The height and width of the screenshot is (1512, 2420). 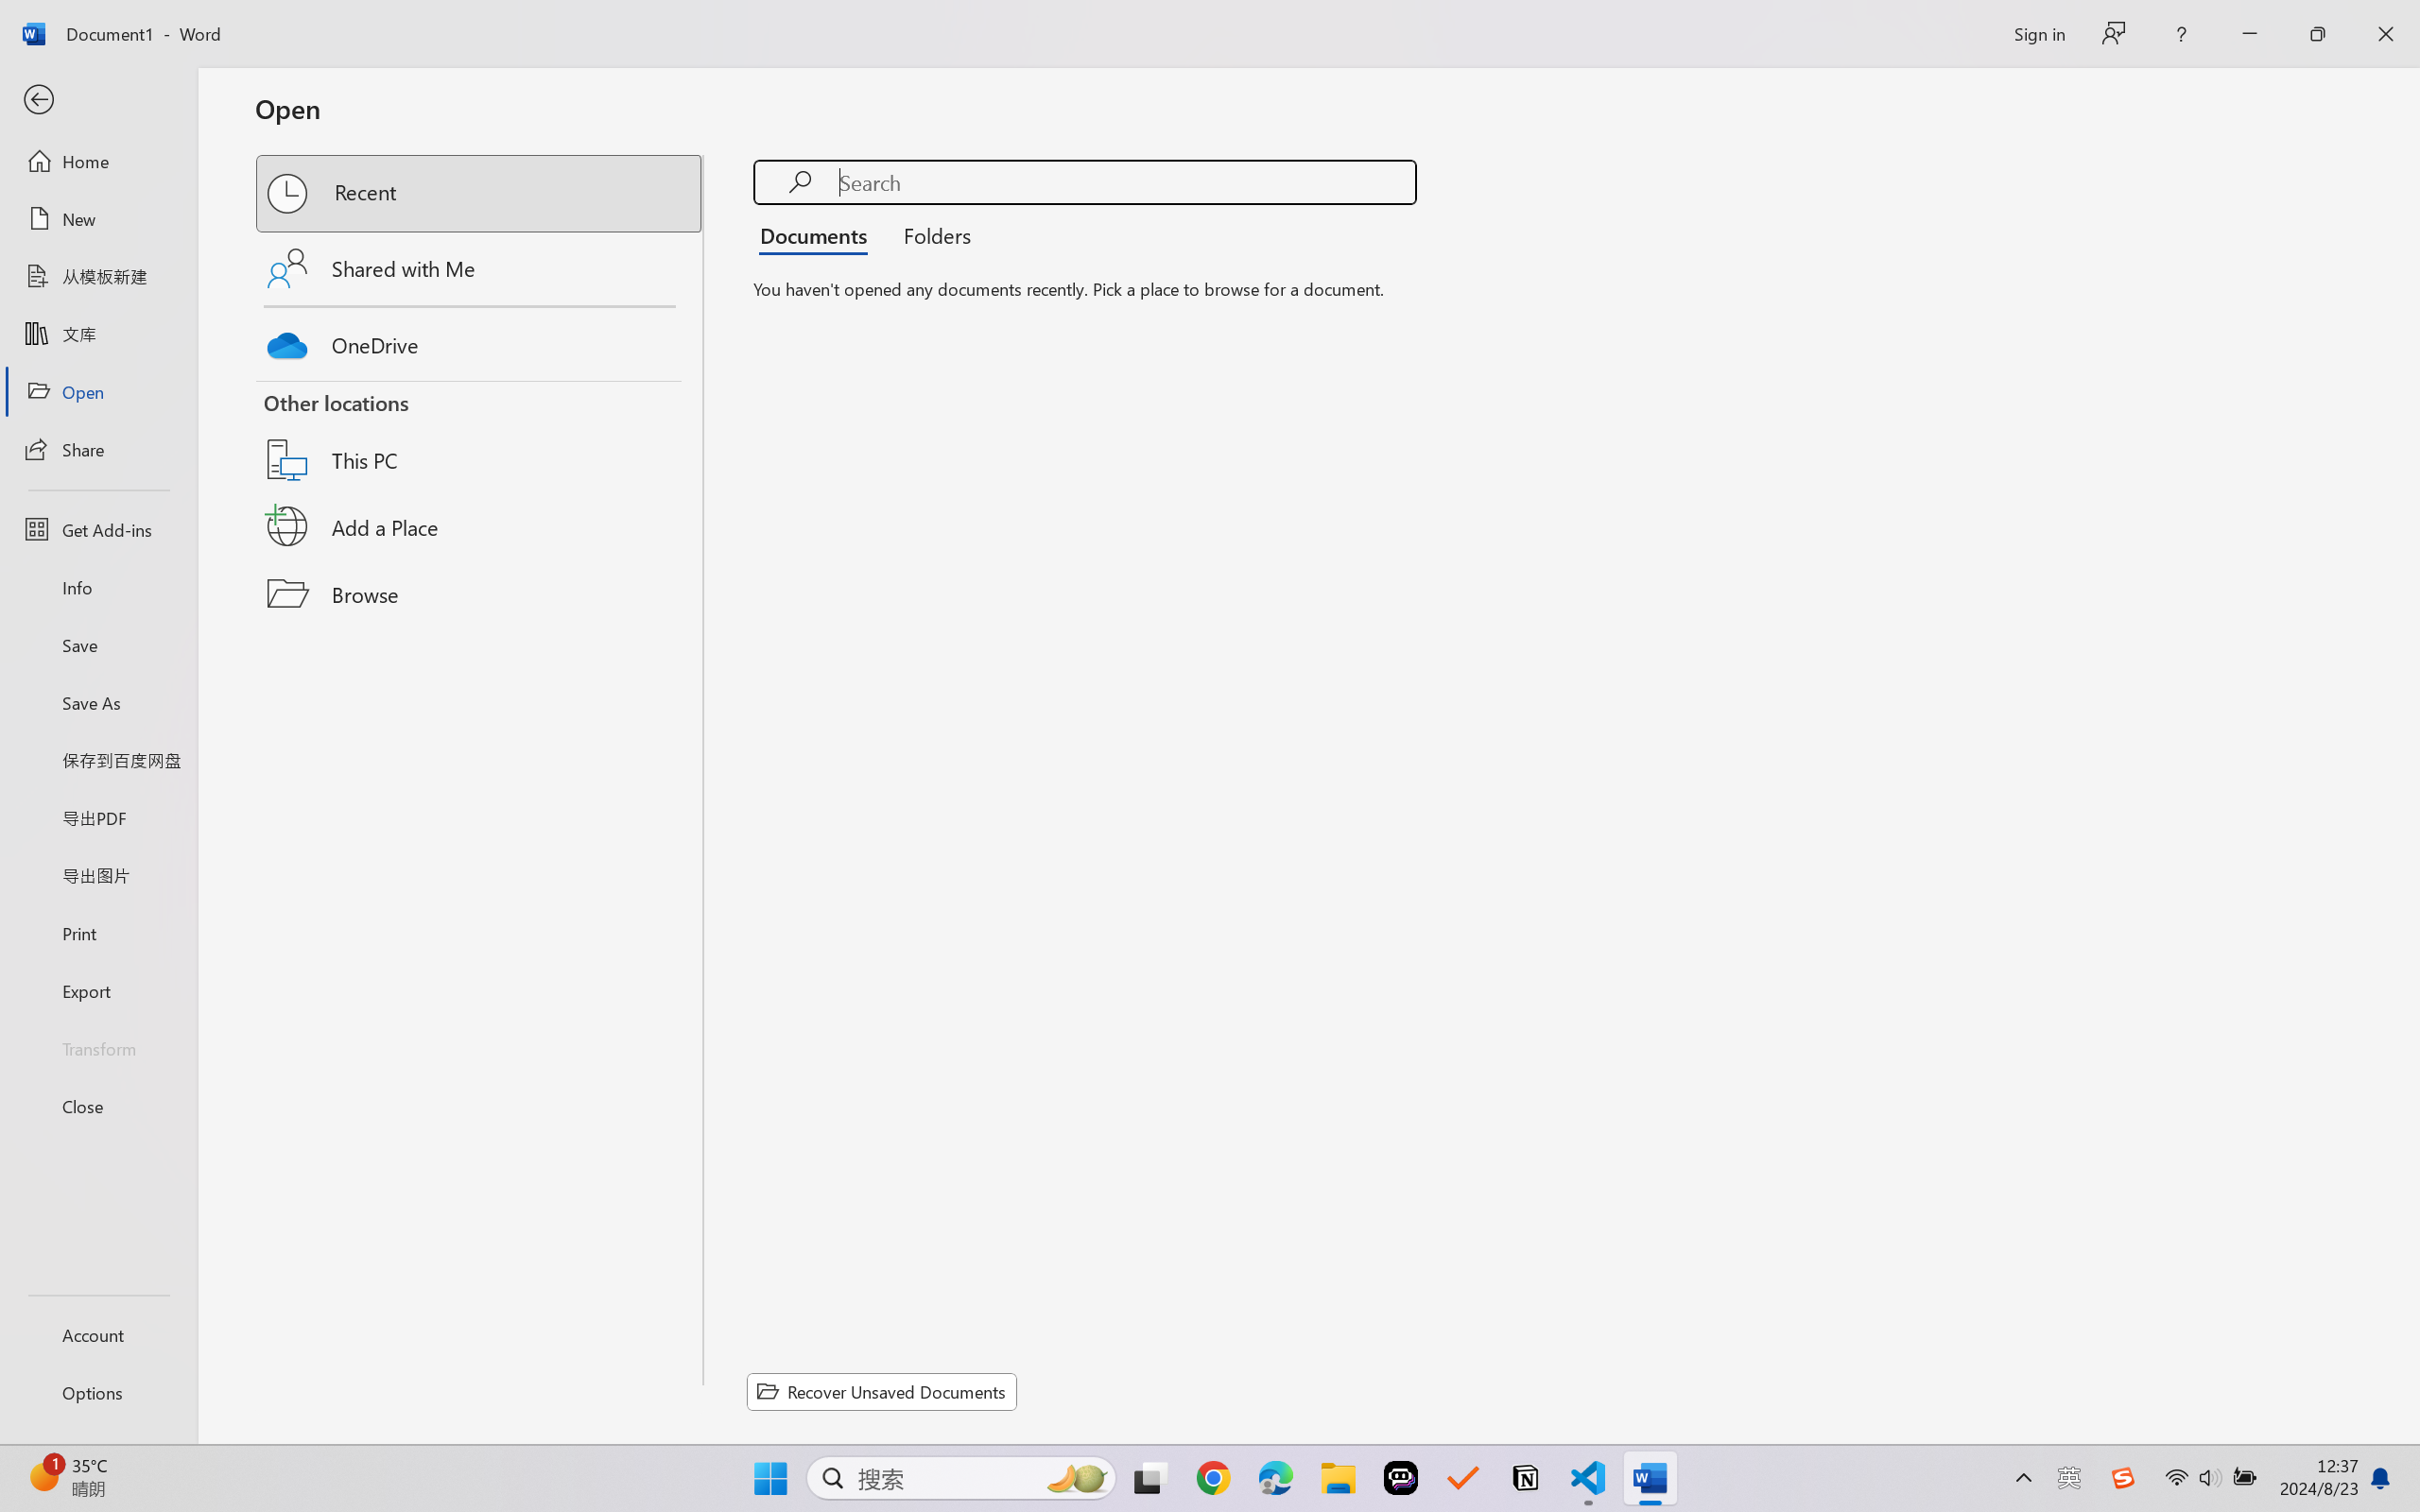 I want to click on 'OneDrive', so click(x=480, y=340).